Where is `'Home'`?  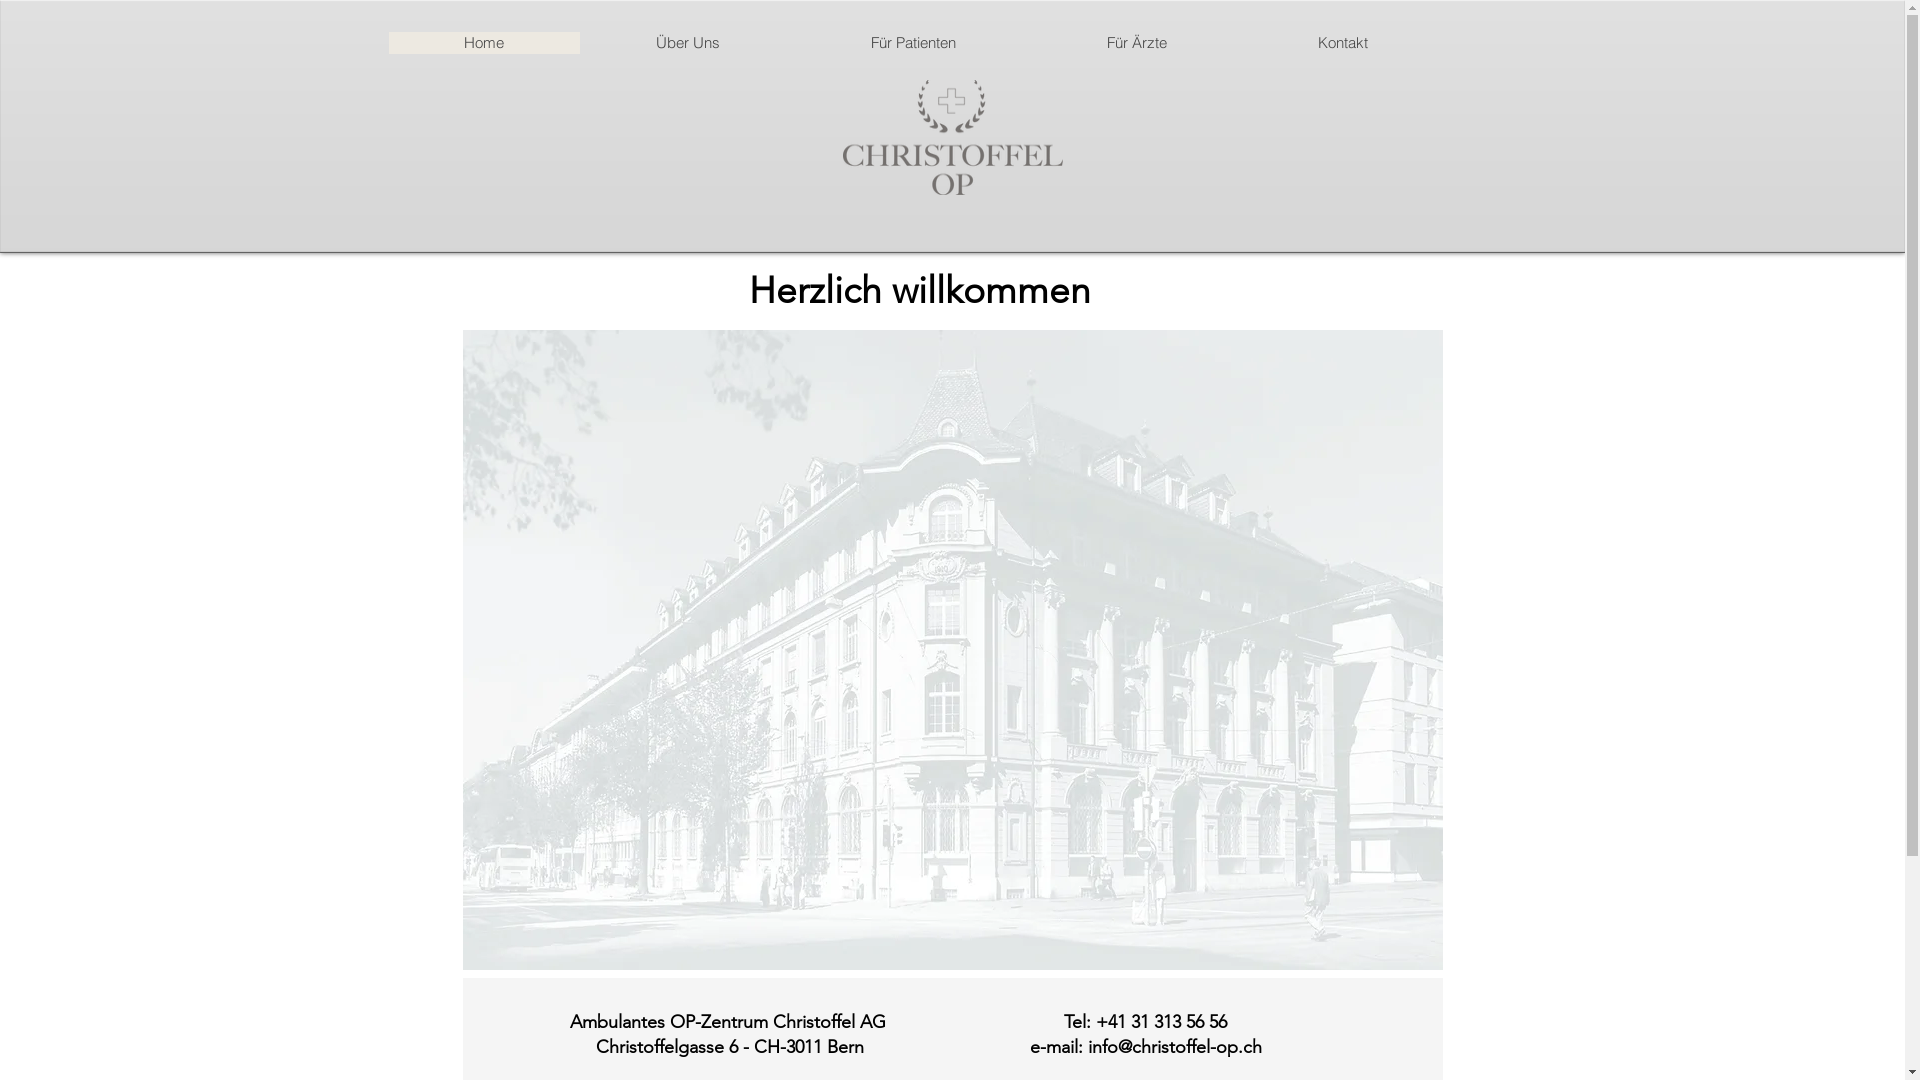
'Home' is located at coordinates (388, 42).